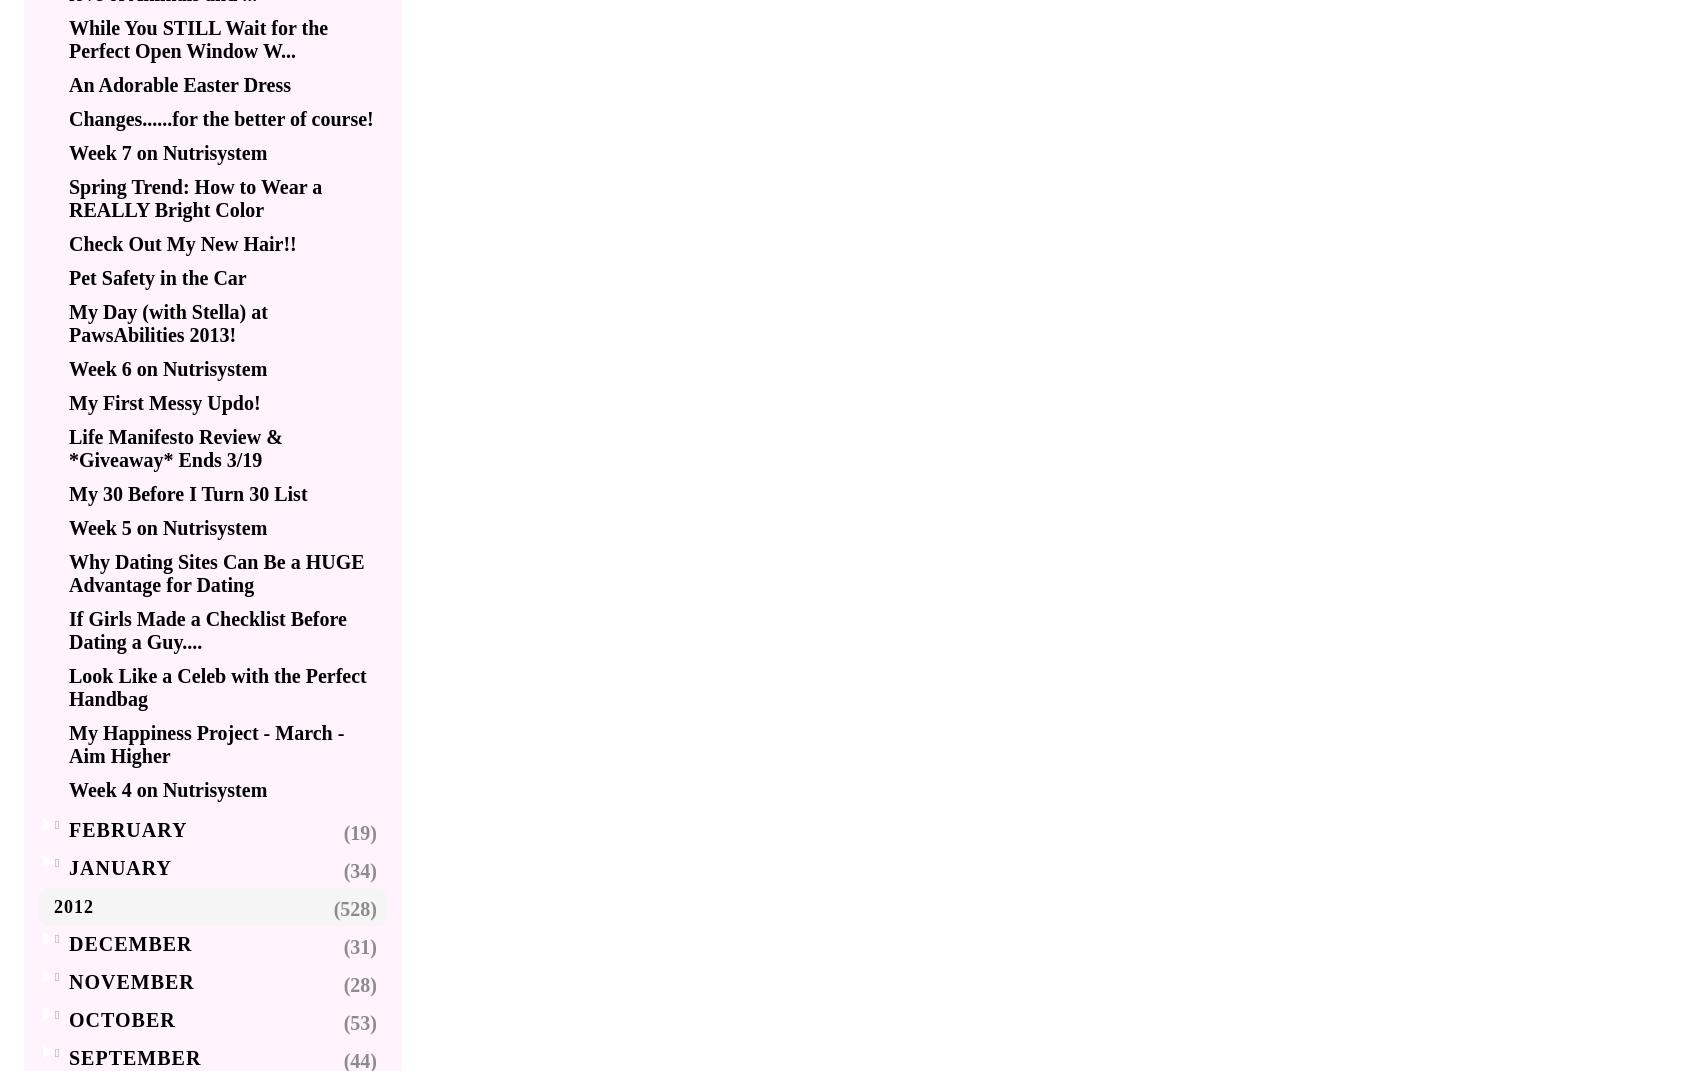 Image resolution: width=1708 pixels, height=1071 pixels. Describe the element at coordinates (131, 980) in the screenshot. I see `'November'` at that location.